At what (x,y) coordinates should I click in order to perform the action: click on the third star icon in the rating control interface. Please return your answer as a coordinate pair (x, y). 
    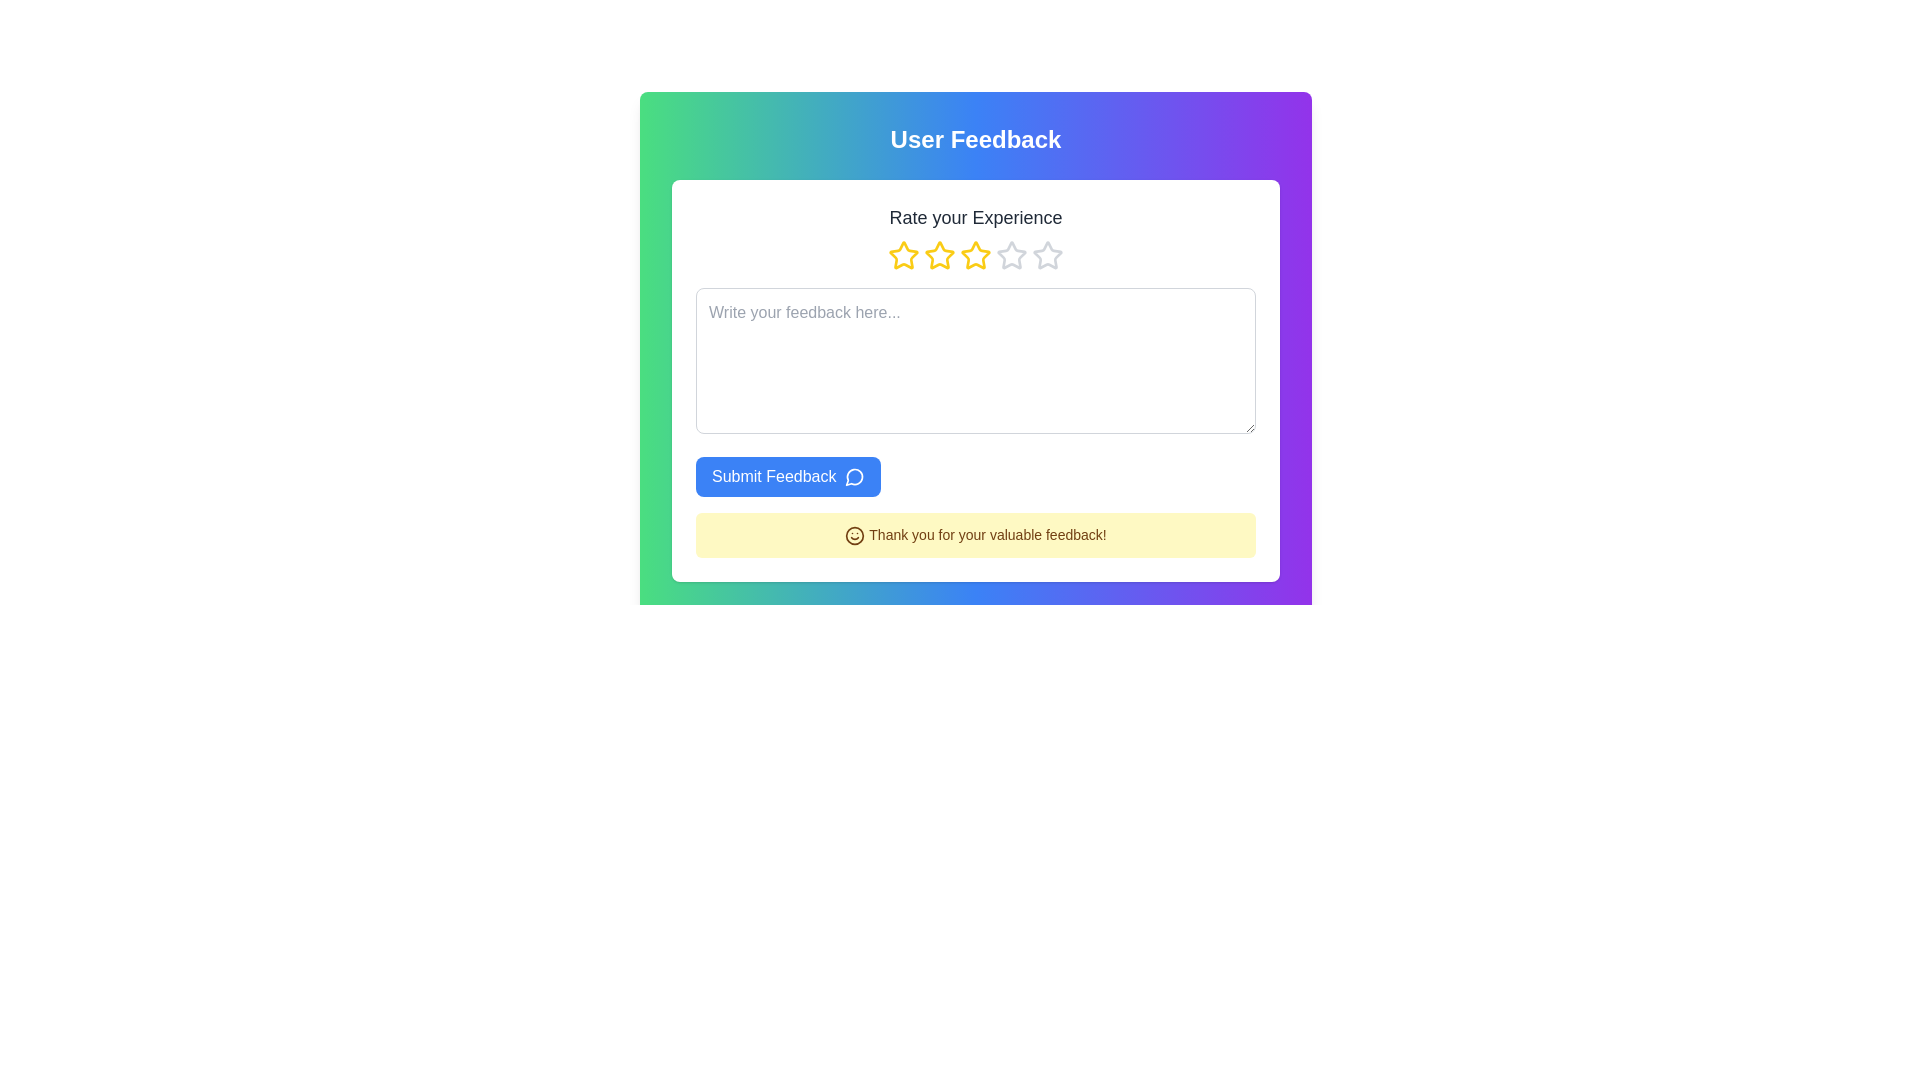
    Looking at the image, I should click on (939, 254).